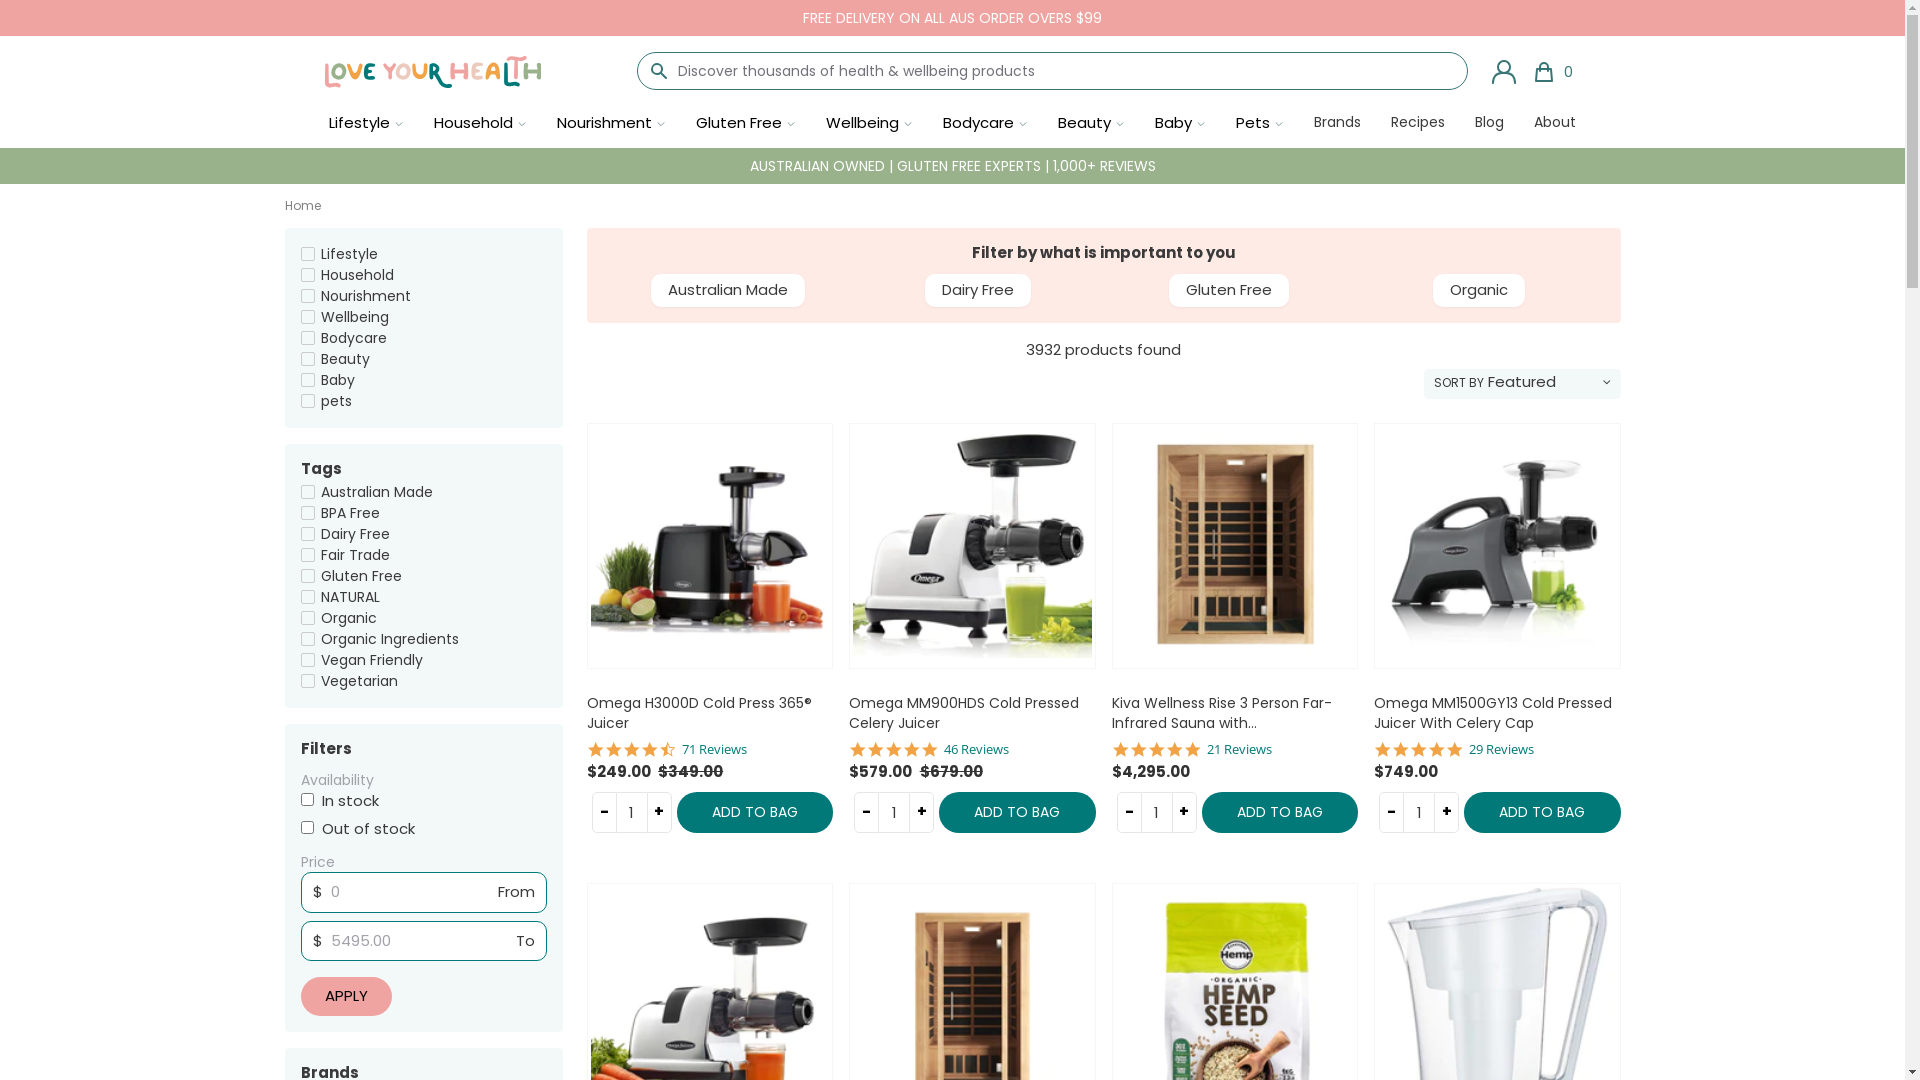 The image size is (1920, 1080). What do you see at coordinates (1501, 749) in the screenshot?
I see `'29 Reviews'` at bounding box center [1501, 749].